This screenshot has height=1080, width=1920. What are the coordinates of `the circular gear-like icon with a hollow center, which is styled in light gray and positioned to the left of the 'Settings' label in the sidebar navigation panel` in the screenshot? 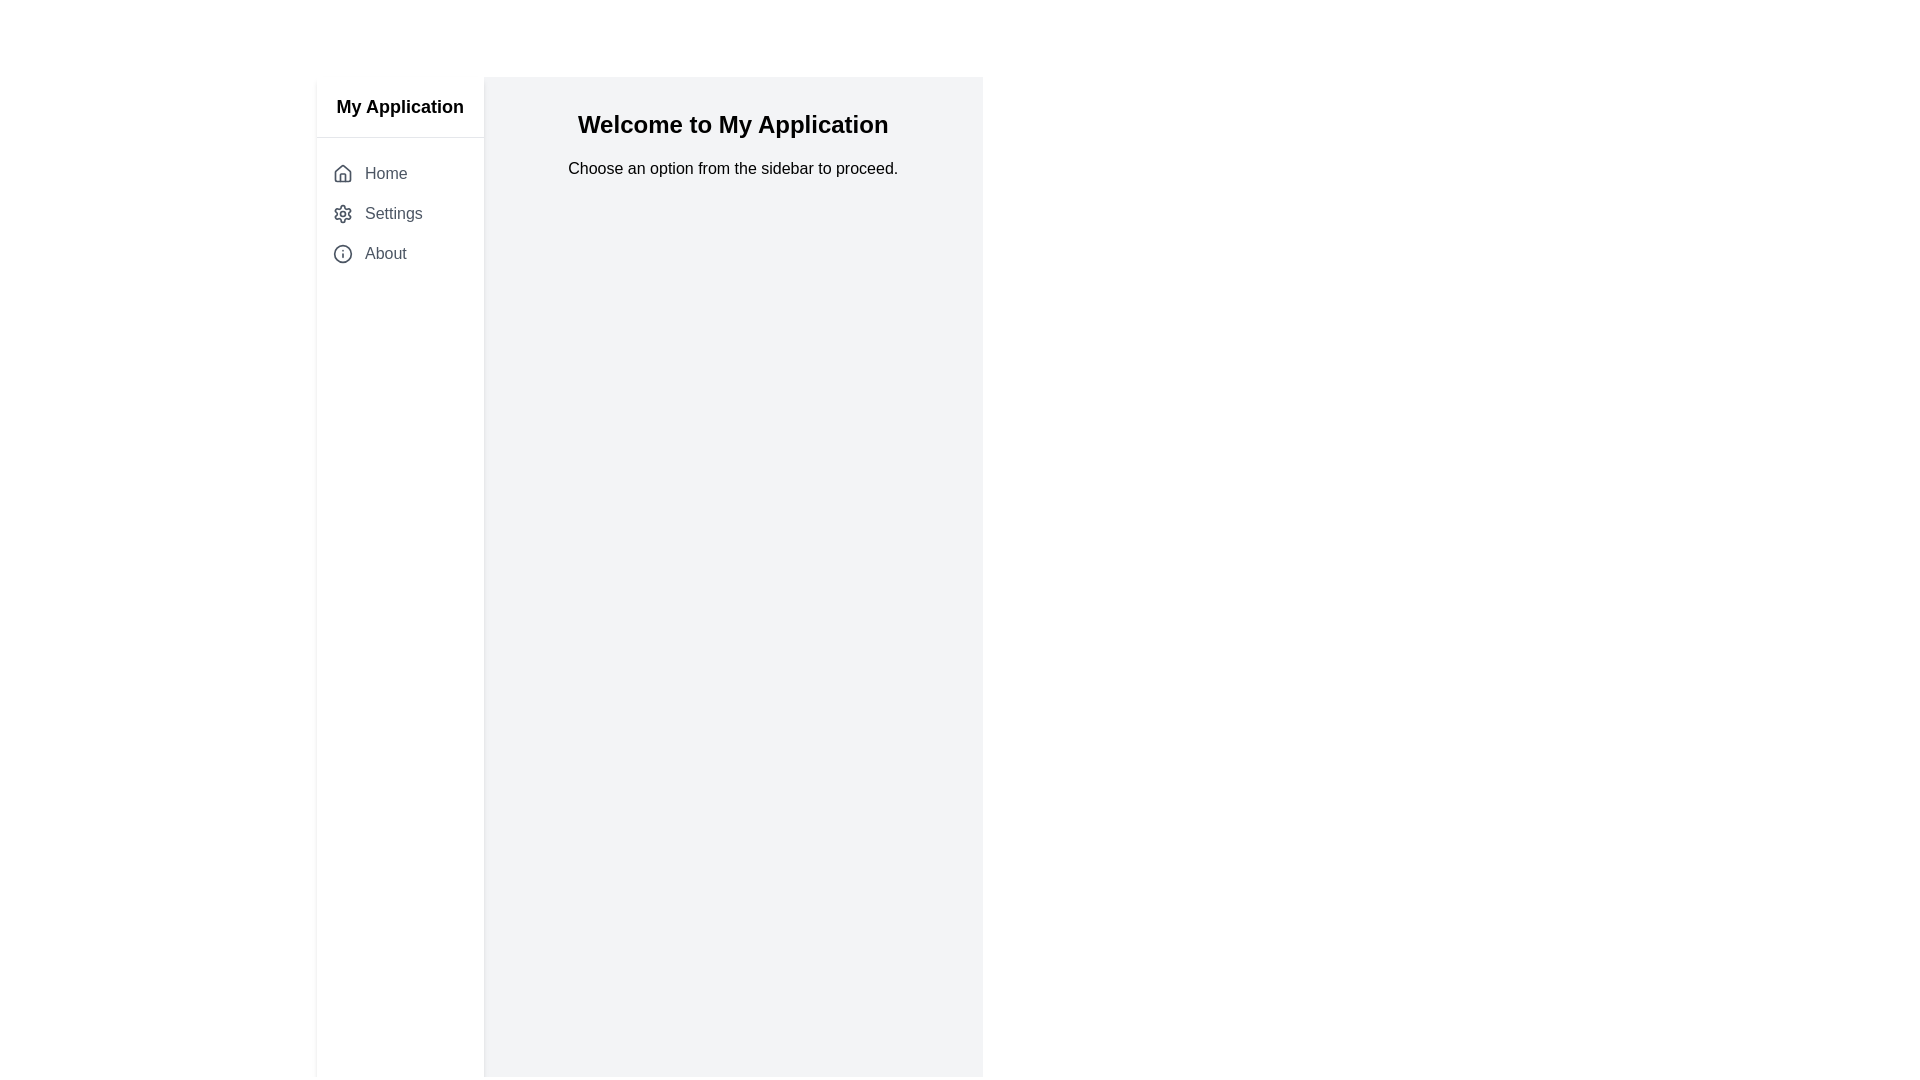 It's located at (342, 213).